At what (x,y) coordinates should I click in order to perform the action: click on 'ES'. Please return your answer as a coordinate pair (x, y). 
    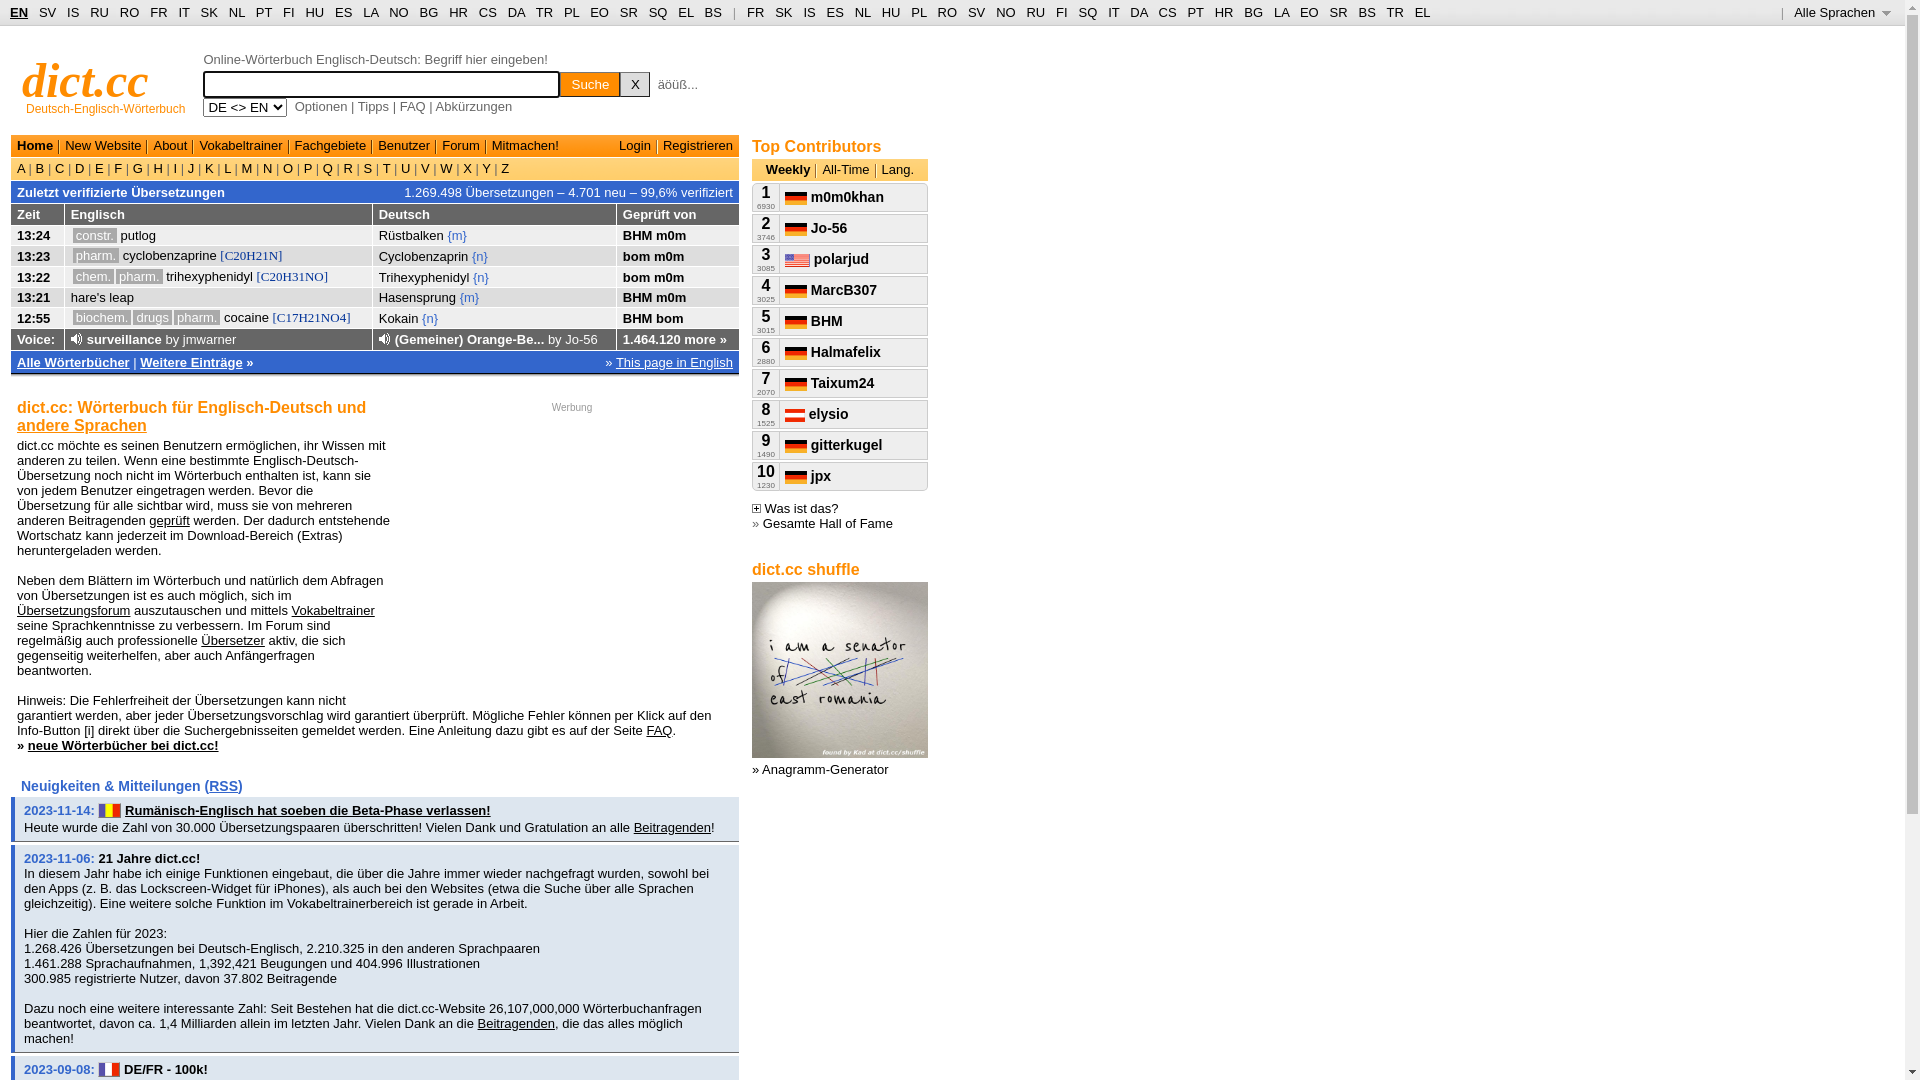
    Looking at the image, I should click on (343, 12).